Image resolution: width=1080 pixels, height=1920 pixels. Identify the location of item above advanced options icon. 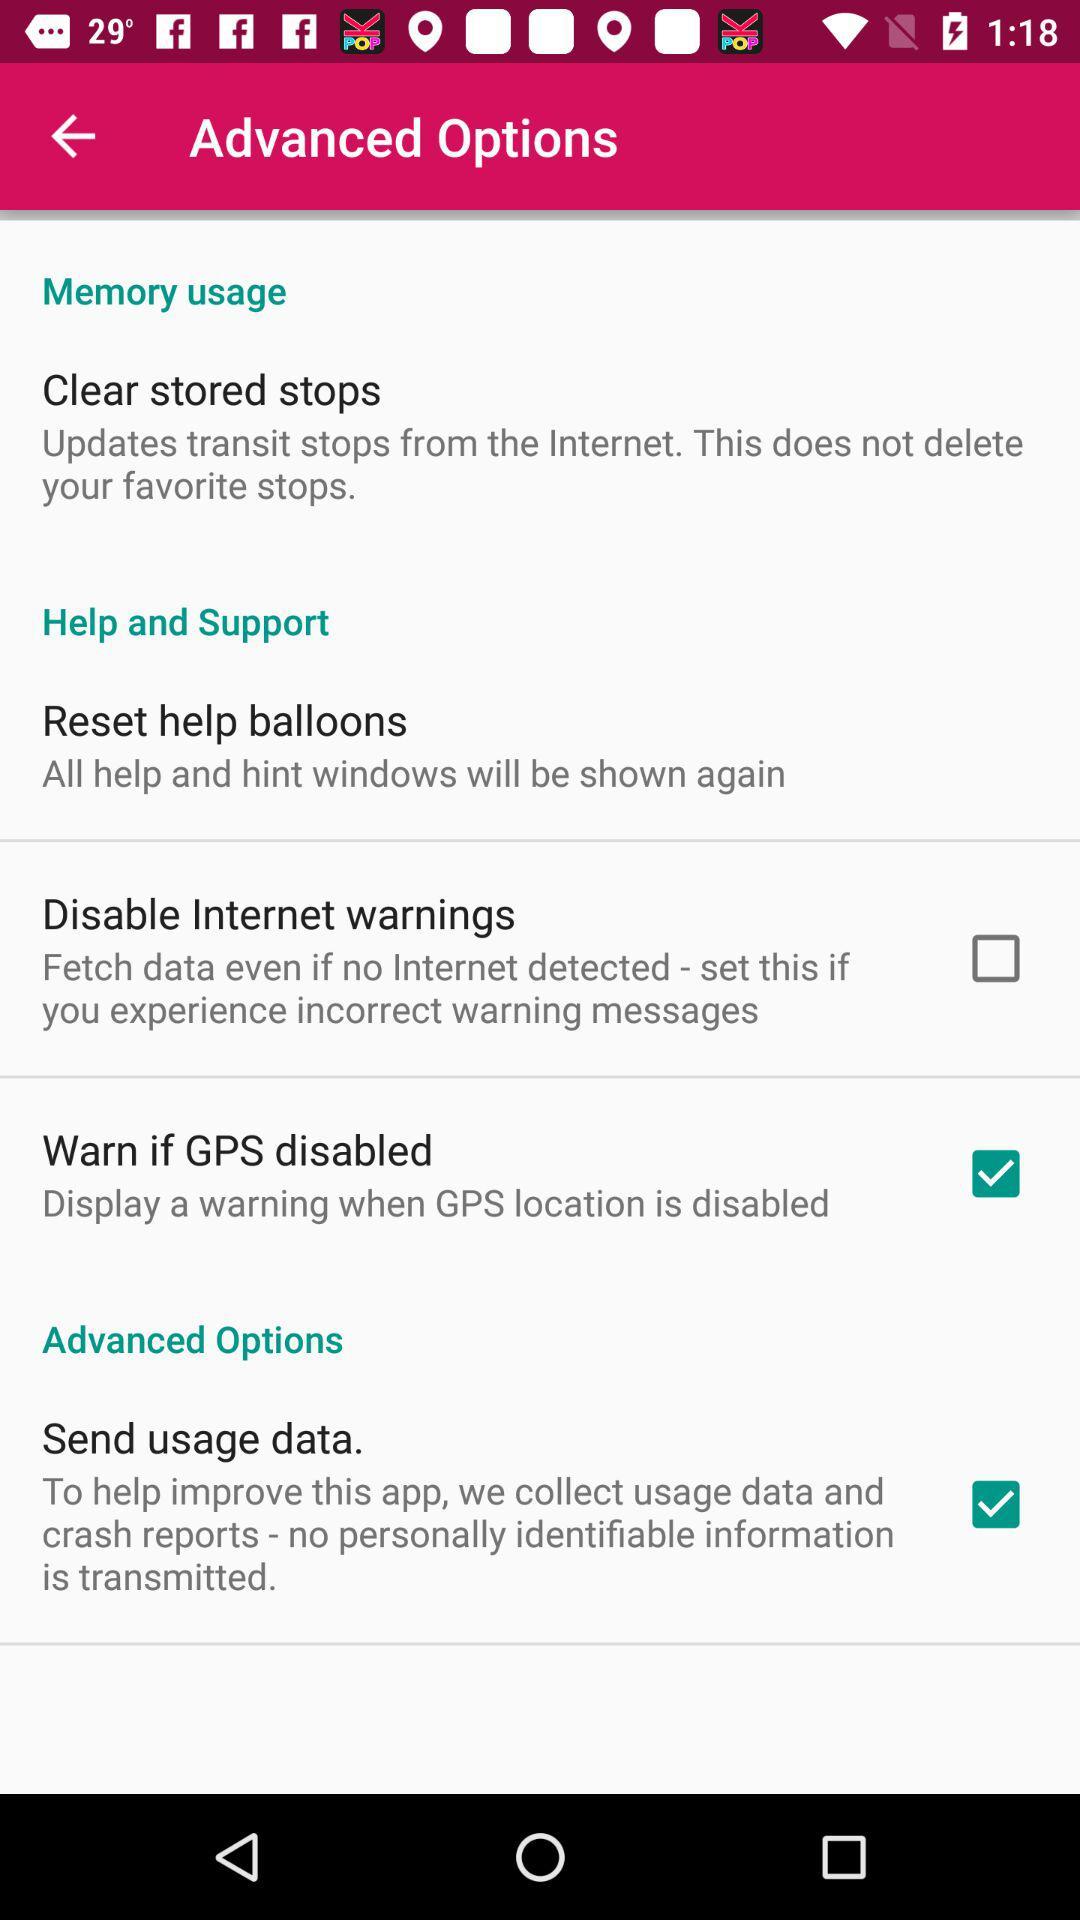
(435, 1201).